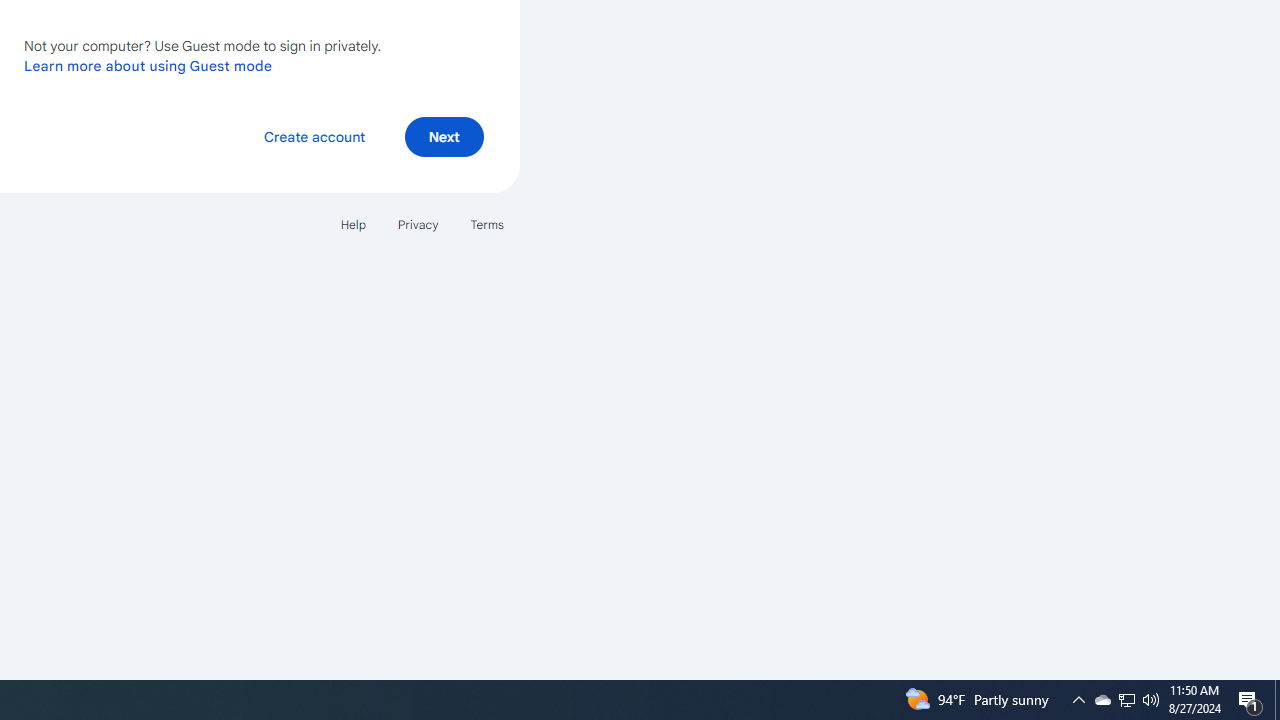  I want to click on 'Next', so click(443, 135).